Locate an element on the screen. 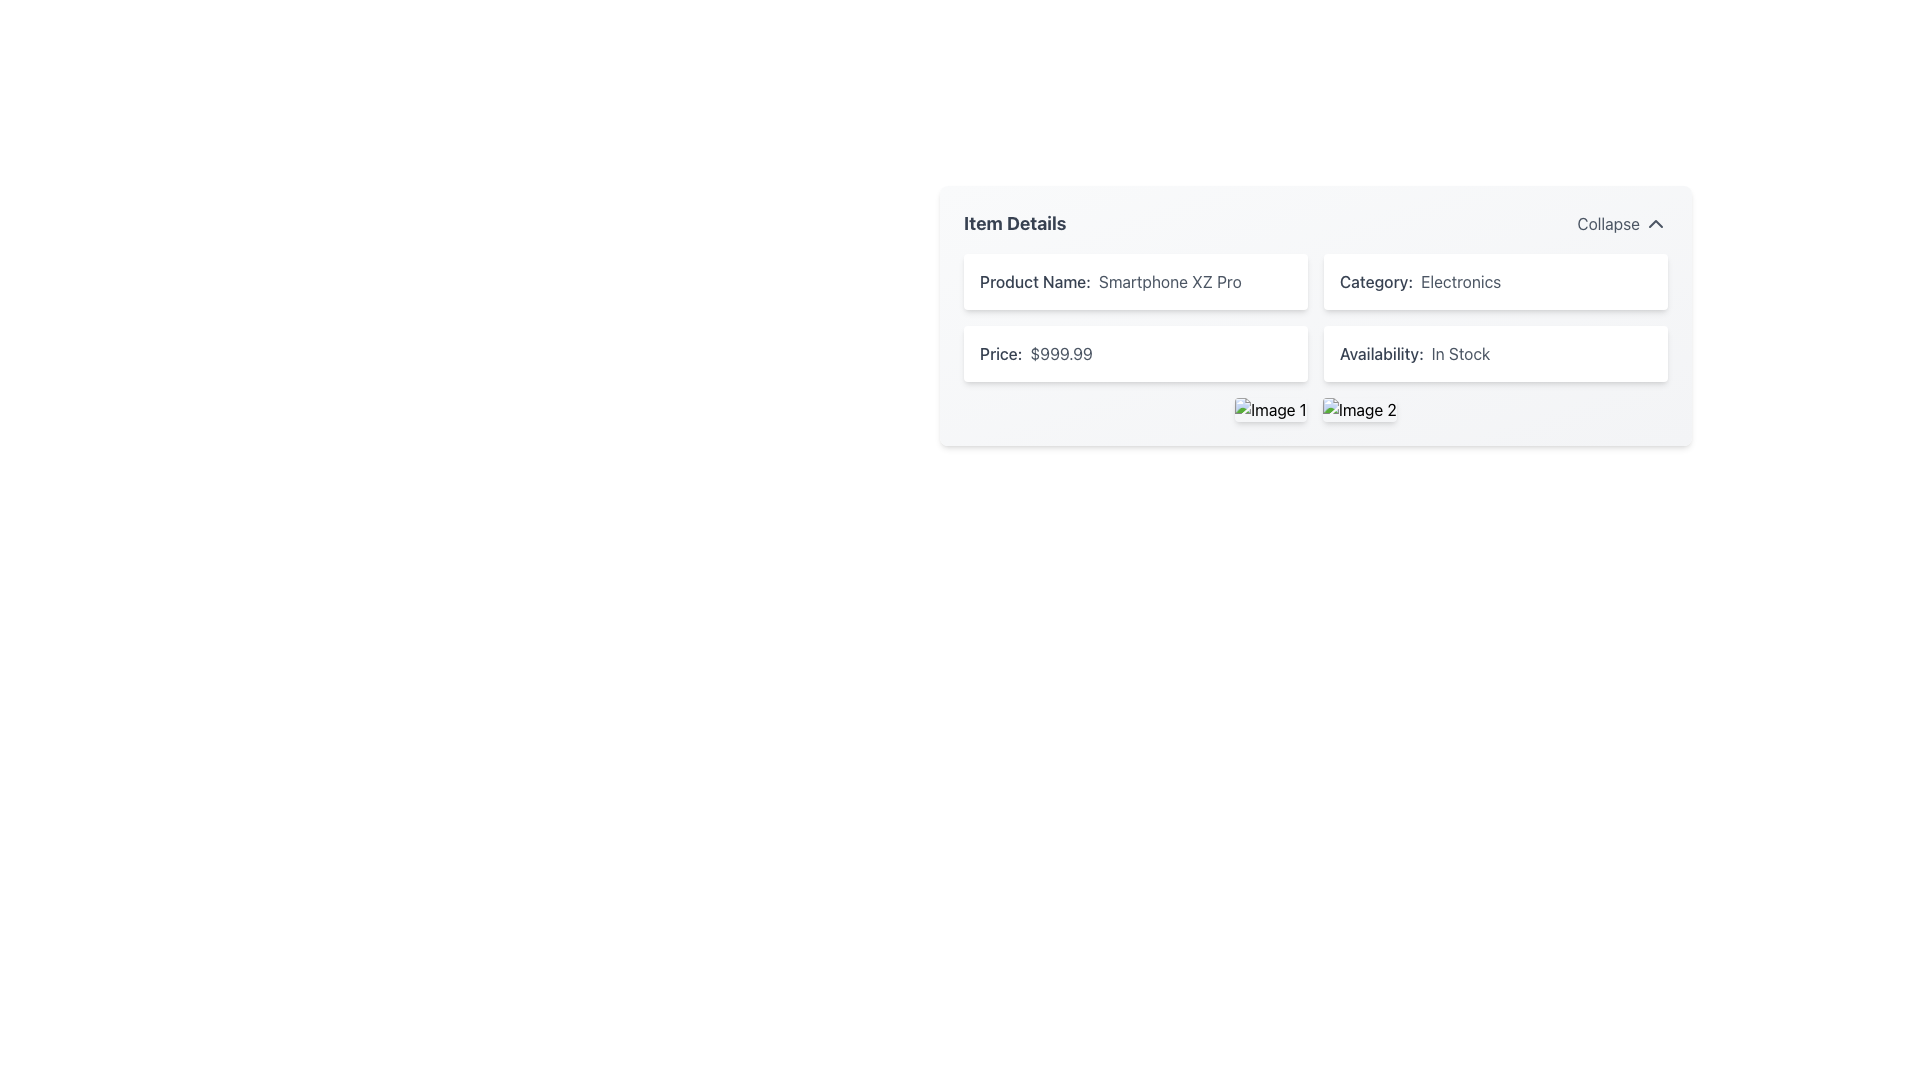  the text display element that shows the product name 'Smartphone XZ Pro', which is styled with a bolded label 'Product Name:' at the top-left of the grid layout is located at coordinates (1136, 281).